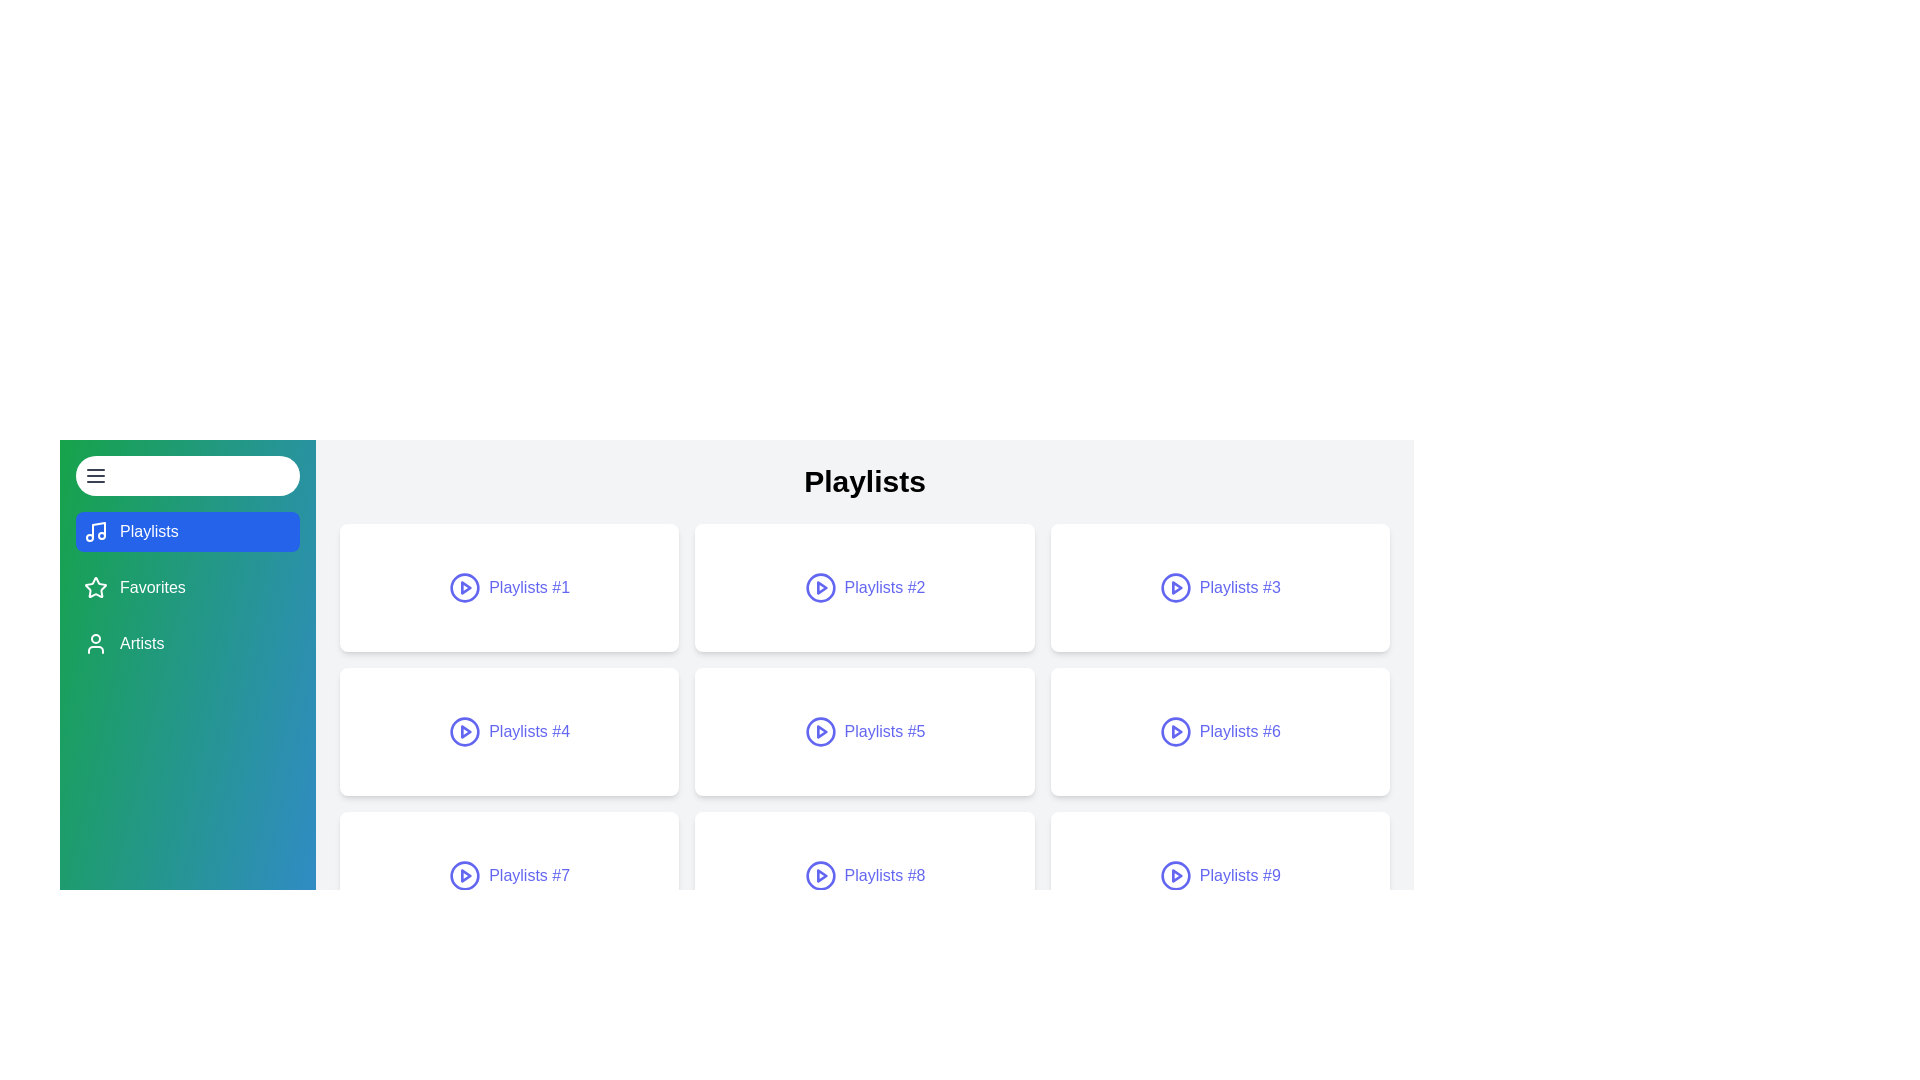 The image size is (1920, 1080). I want to click on the category Favorites from the sidebar menu, so click(187, 586).